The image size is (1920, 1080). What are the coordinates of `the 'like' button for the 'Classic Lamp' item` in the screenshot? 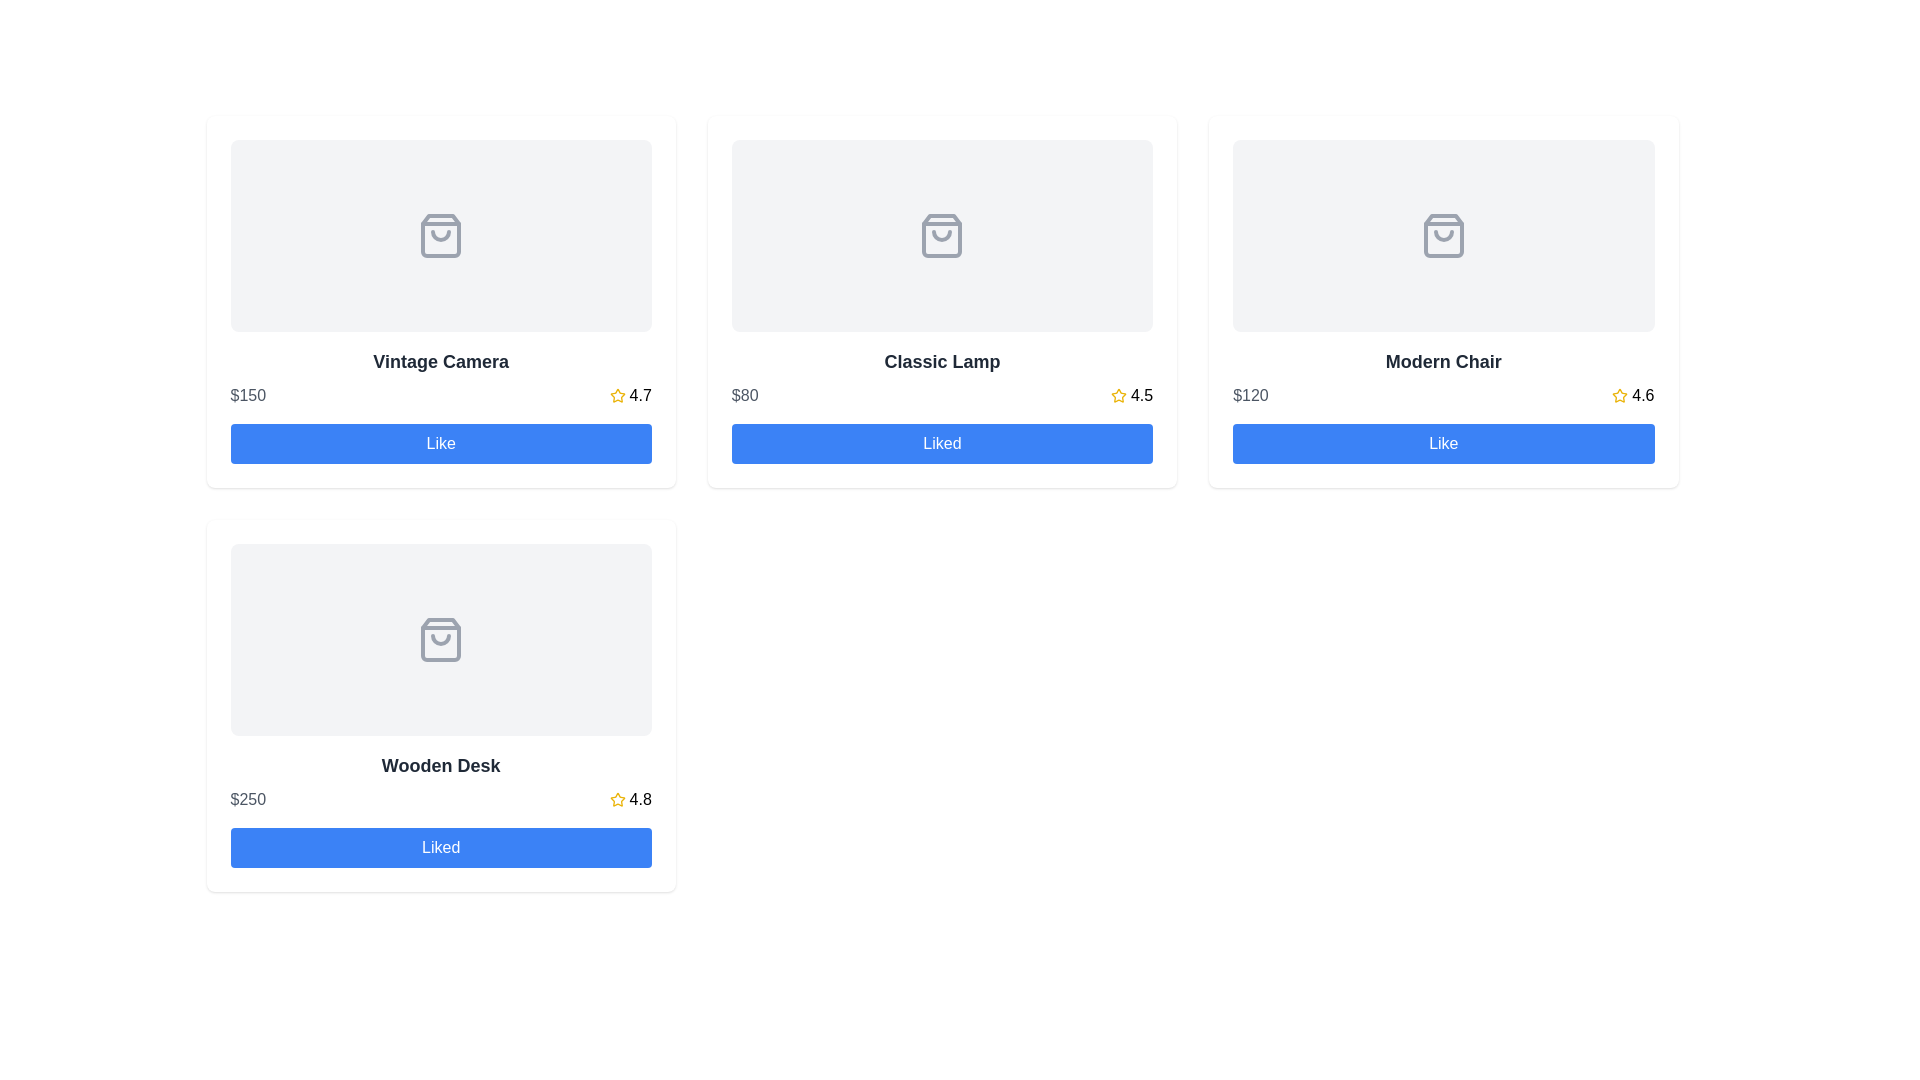 It's located at (941, 442).